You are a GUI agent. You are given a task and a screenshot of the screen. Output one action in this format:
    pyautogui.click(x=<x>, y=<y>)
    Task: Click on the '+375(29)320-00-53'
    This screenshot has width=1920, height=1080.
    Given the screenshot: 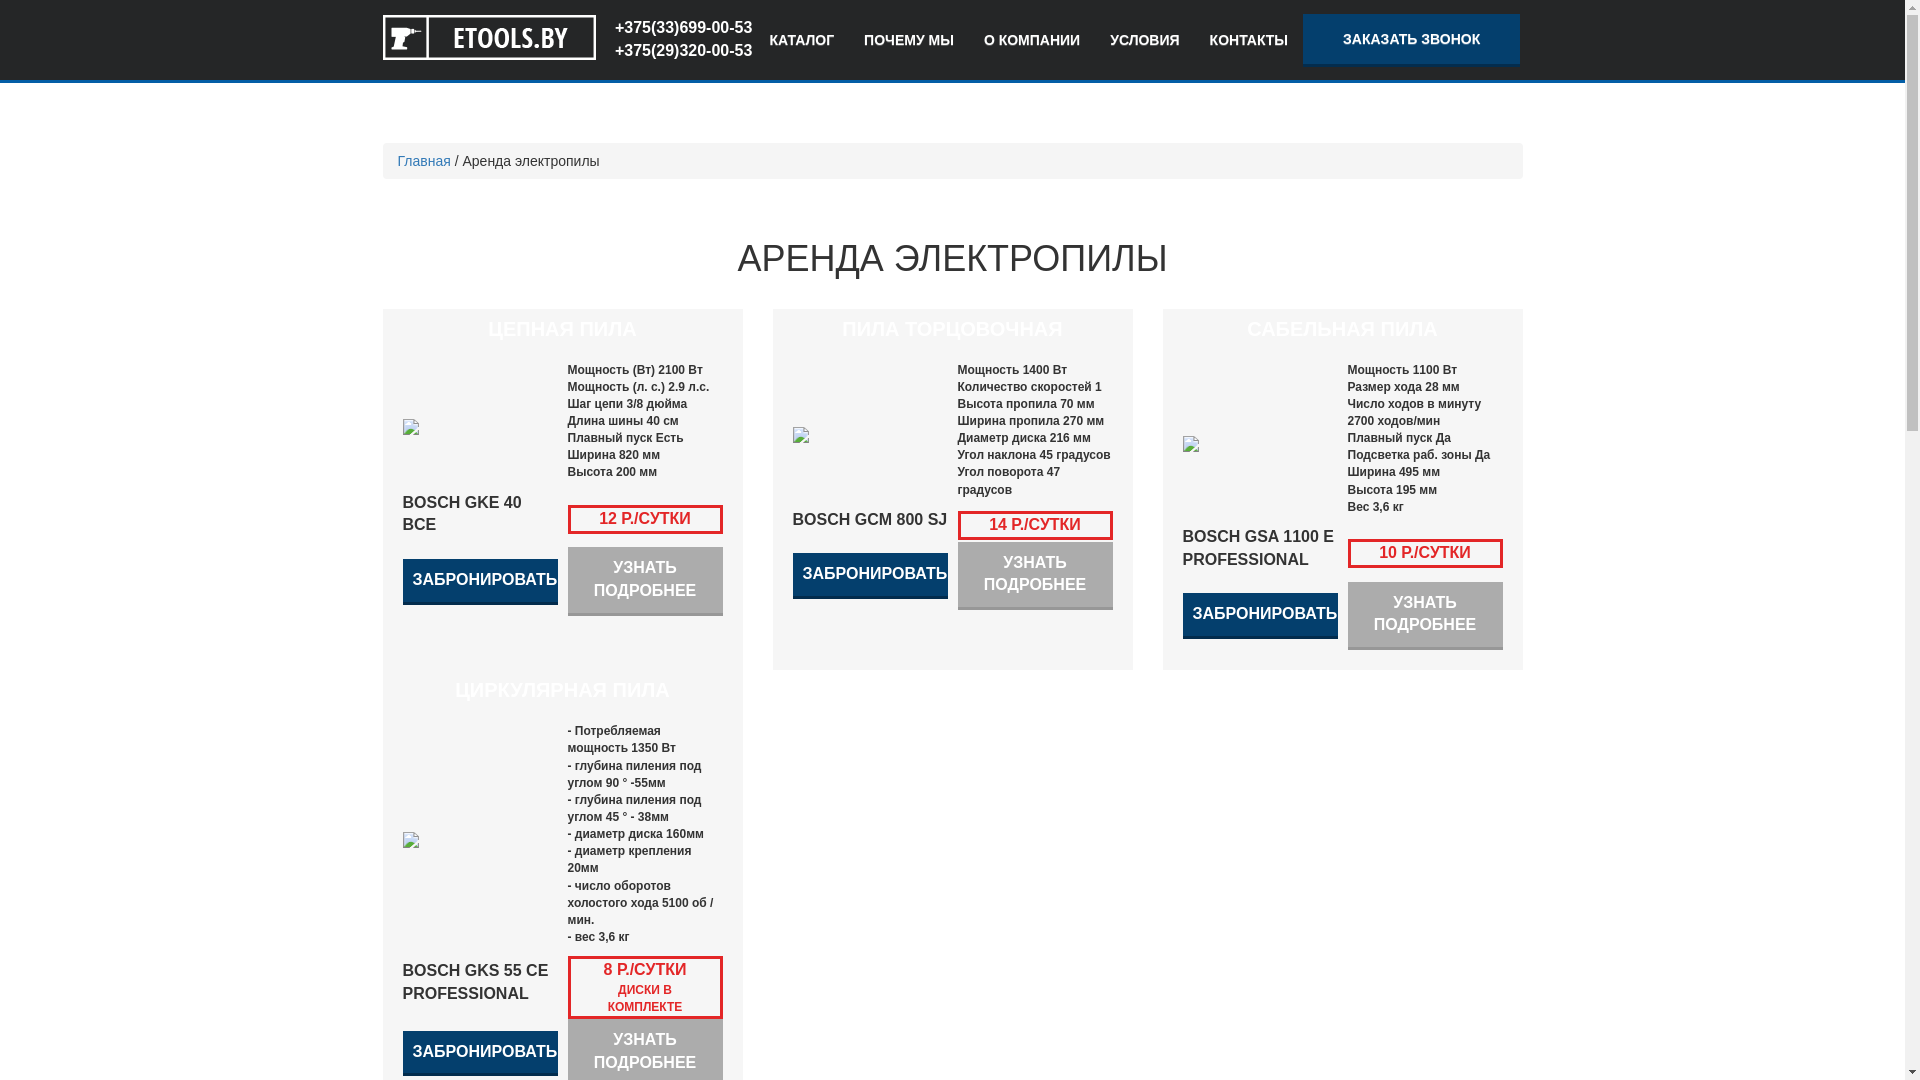 What is the action you would take?
    pyautogui.click(x=683, y=50)
    